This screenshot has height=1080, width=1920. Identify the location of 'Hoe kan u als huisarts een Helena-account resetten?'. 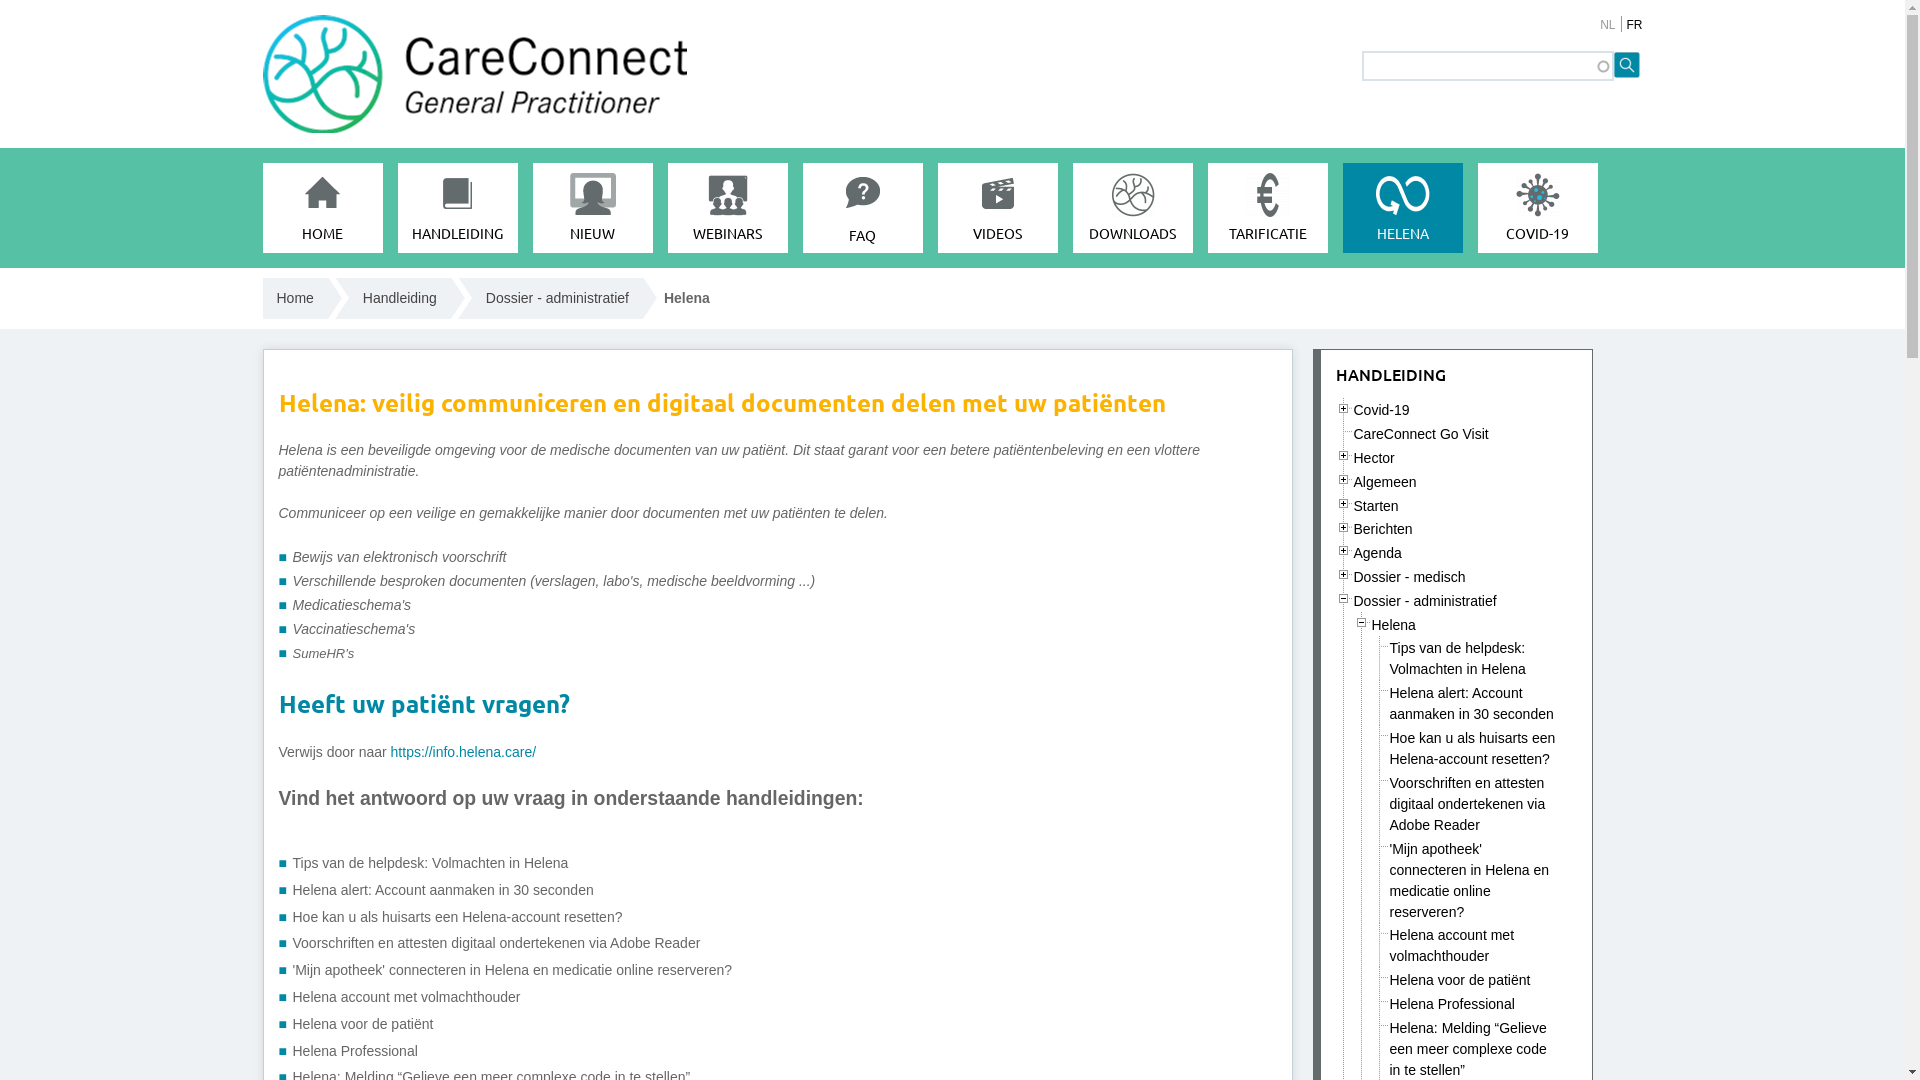
(1473, 748).